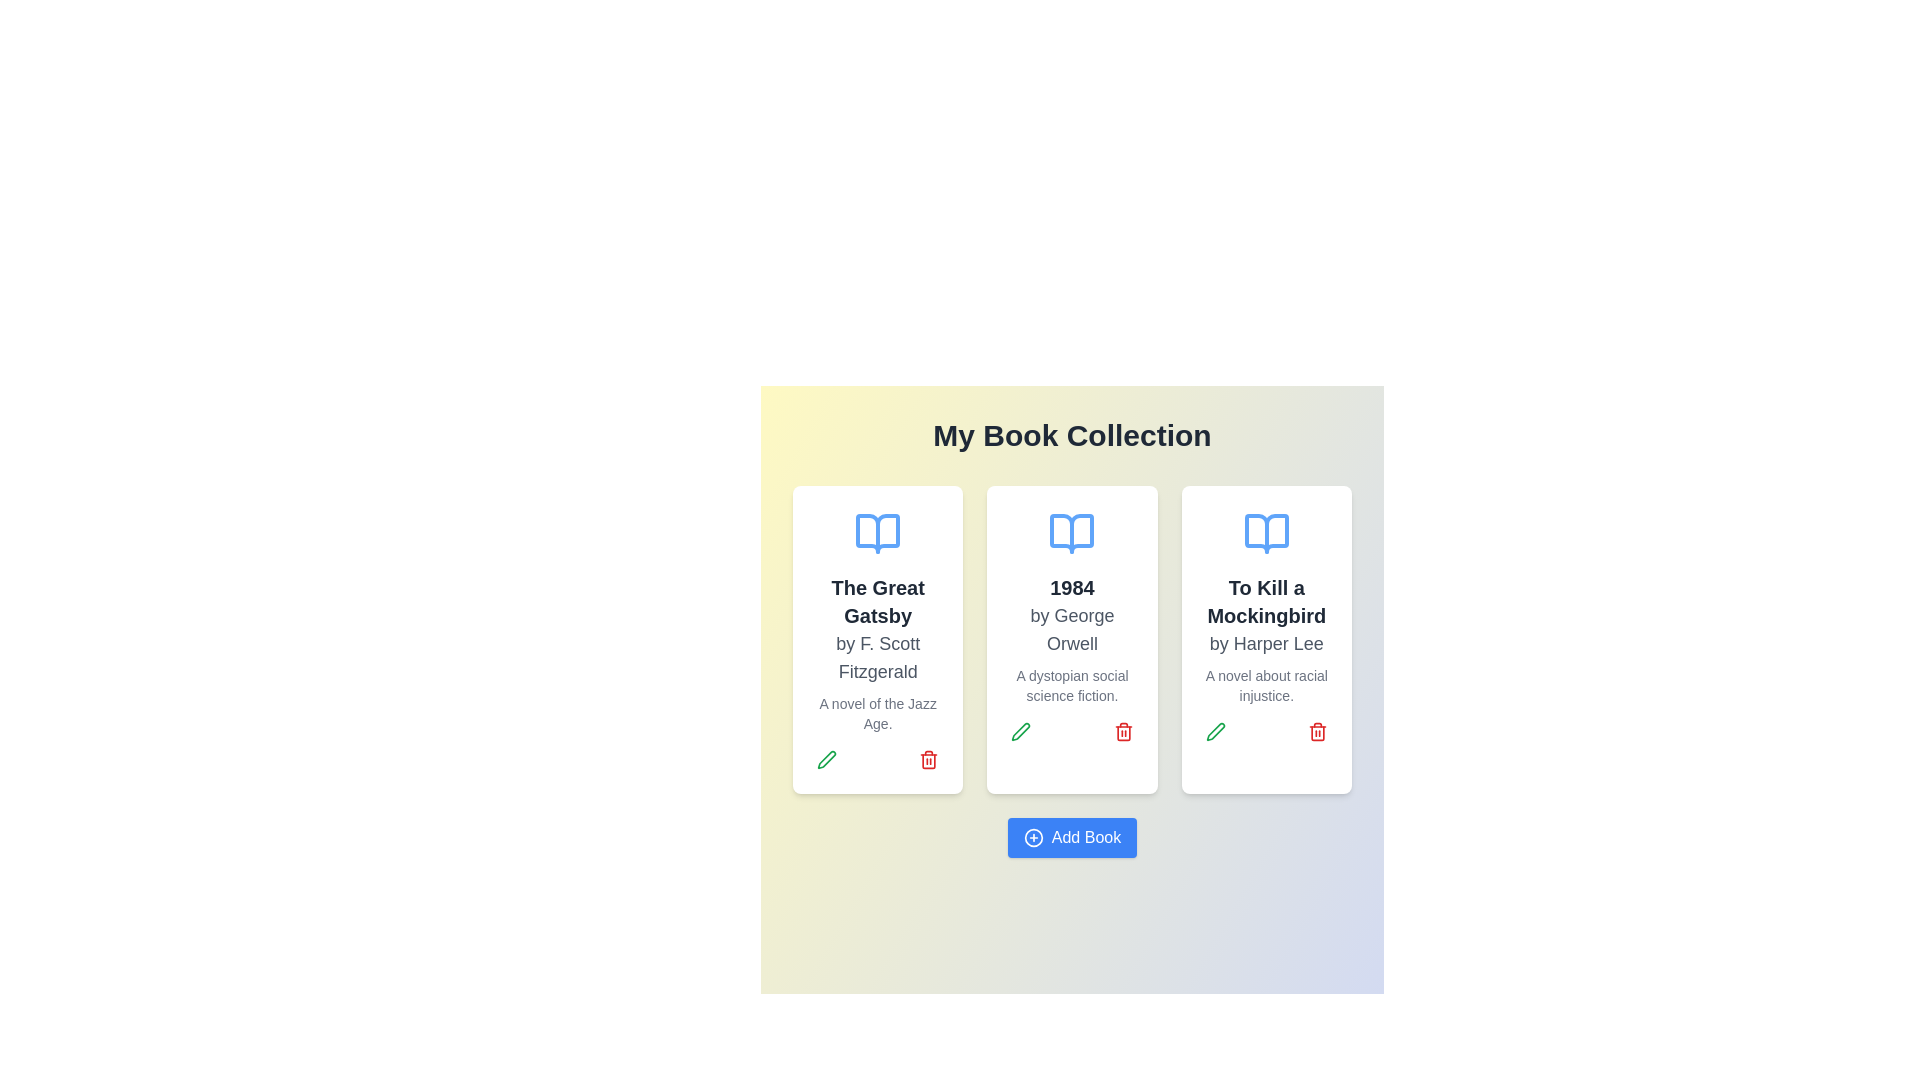  Describe the element at coordinates (1071, 628) in the screenshot. I see `the text element that contains 'by George Orwell', styled in a modern sans-serif font, located beneath the title '1984' and above the description text` at that location.